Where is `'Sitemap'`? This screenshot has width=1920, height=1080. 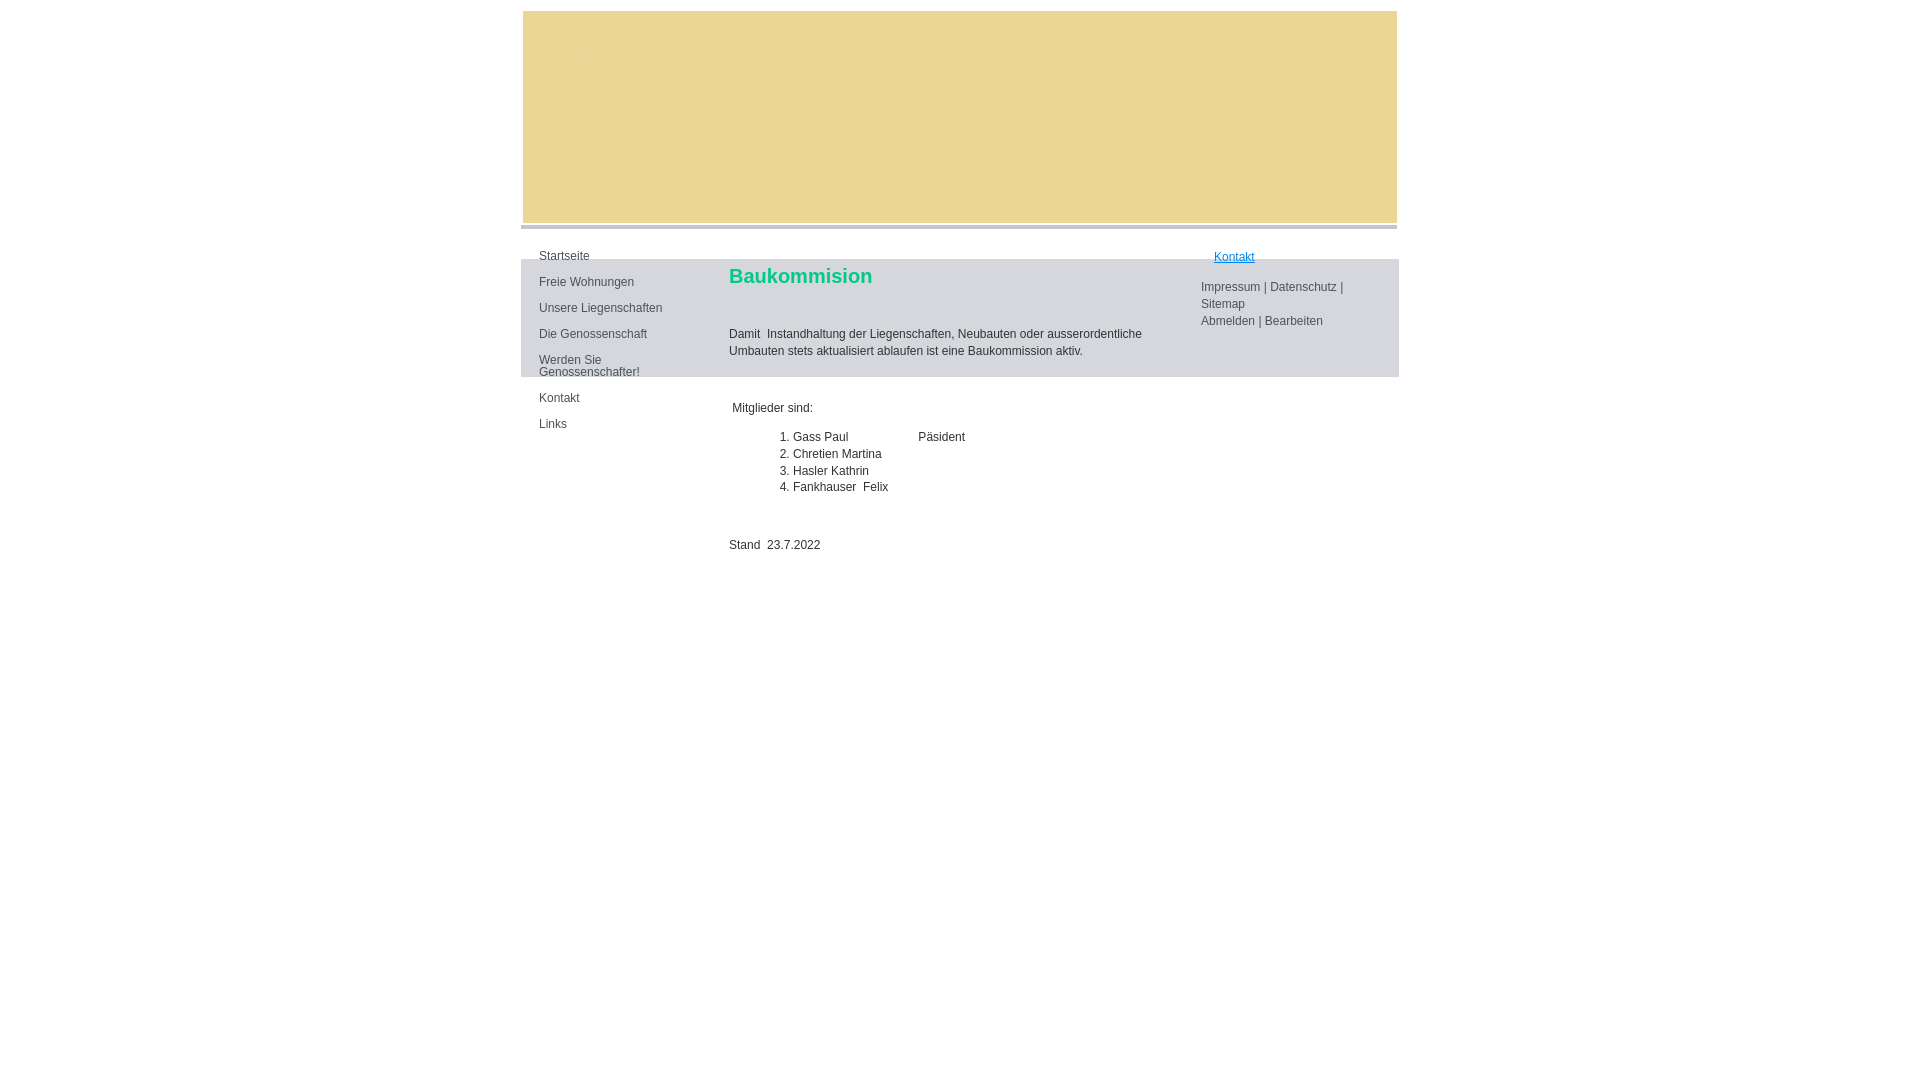
'Sitemap' is located at coordinates (1222, 304).